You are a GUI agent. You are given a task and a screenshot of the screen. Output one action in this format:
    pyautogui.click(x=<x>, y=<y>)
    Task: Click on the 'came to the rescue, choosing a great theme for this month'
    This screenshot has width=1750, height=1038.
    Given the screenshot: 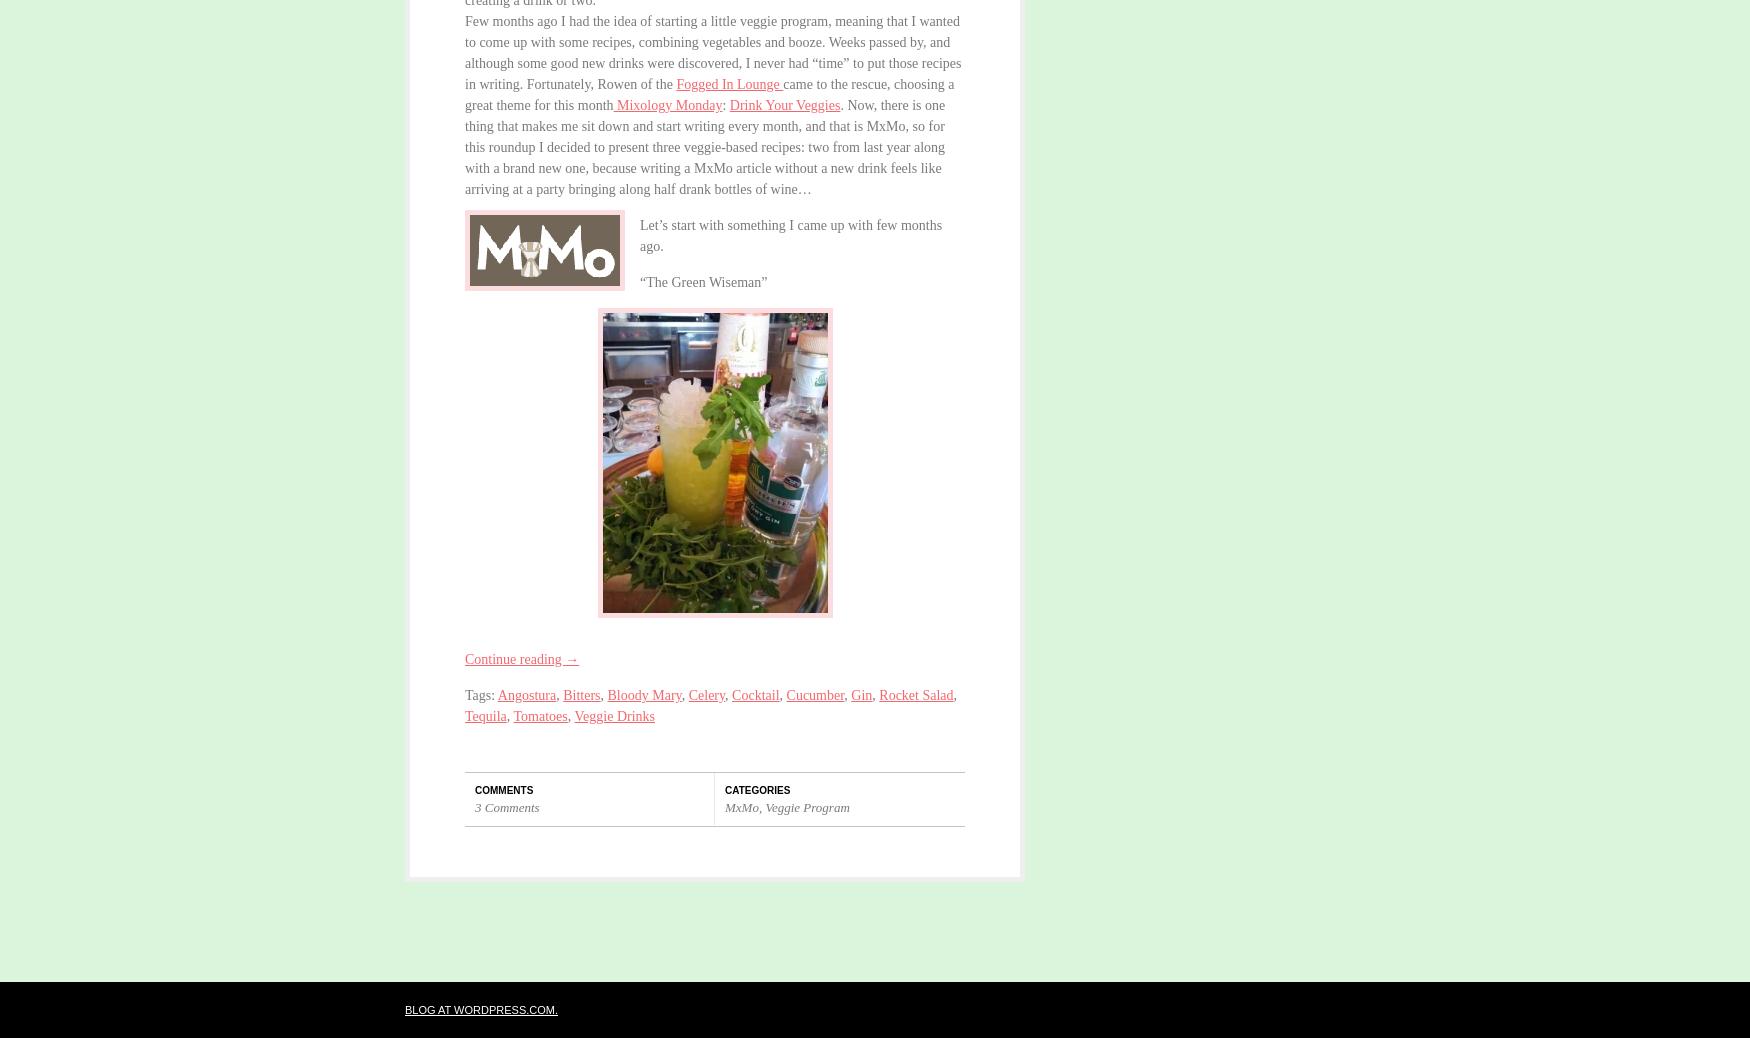 What is the action you would take?
    pyautogui.click(x=709, y=93)
    